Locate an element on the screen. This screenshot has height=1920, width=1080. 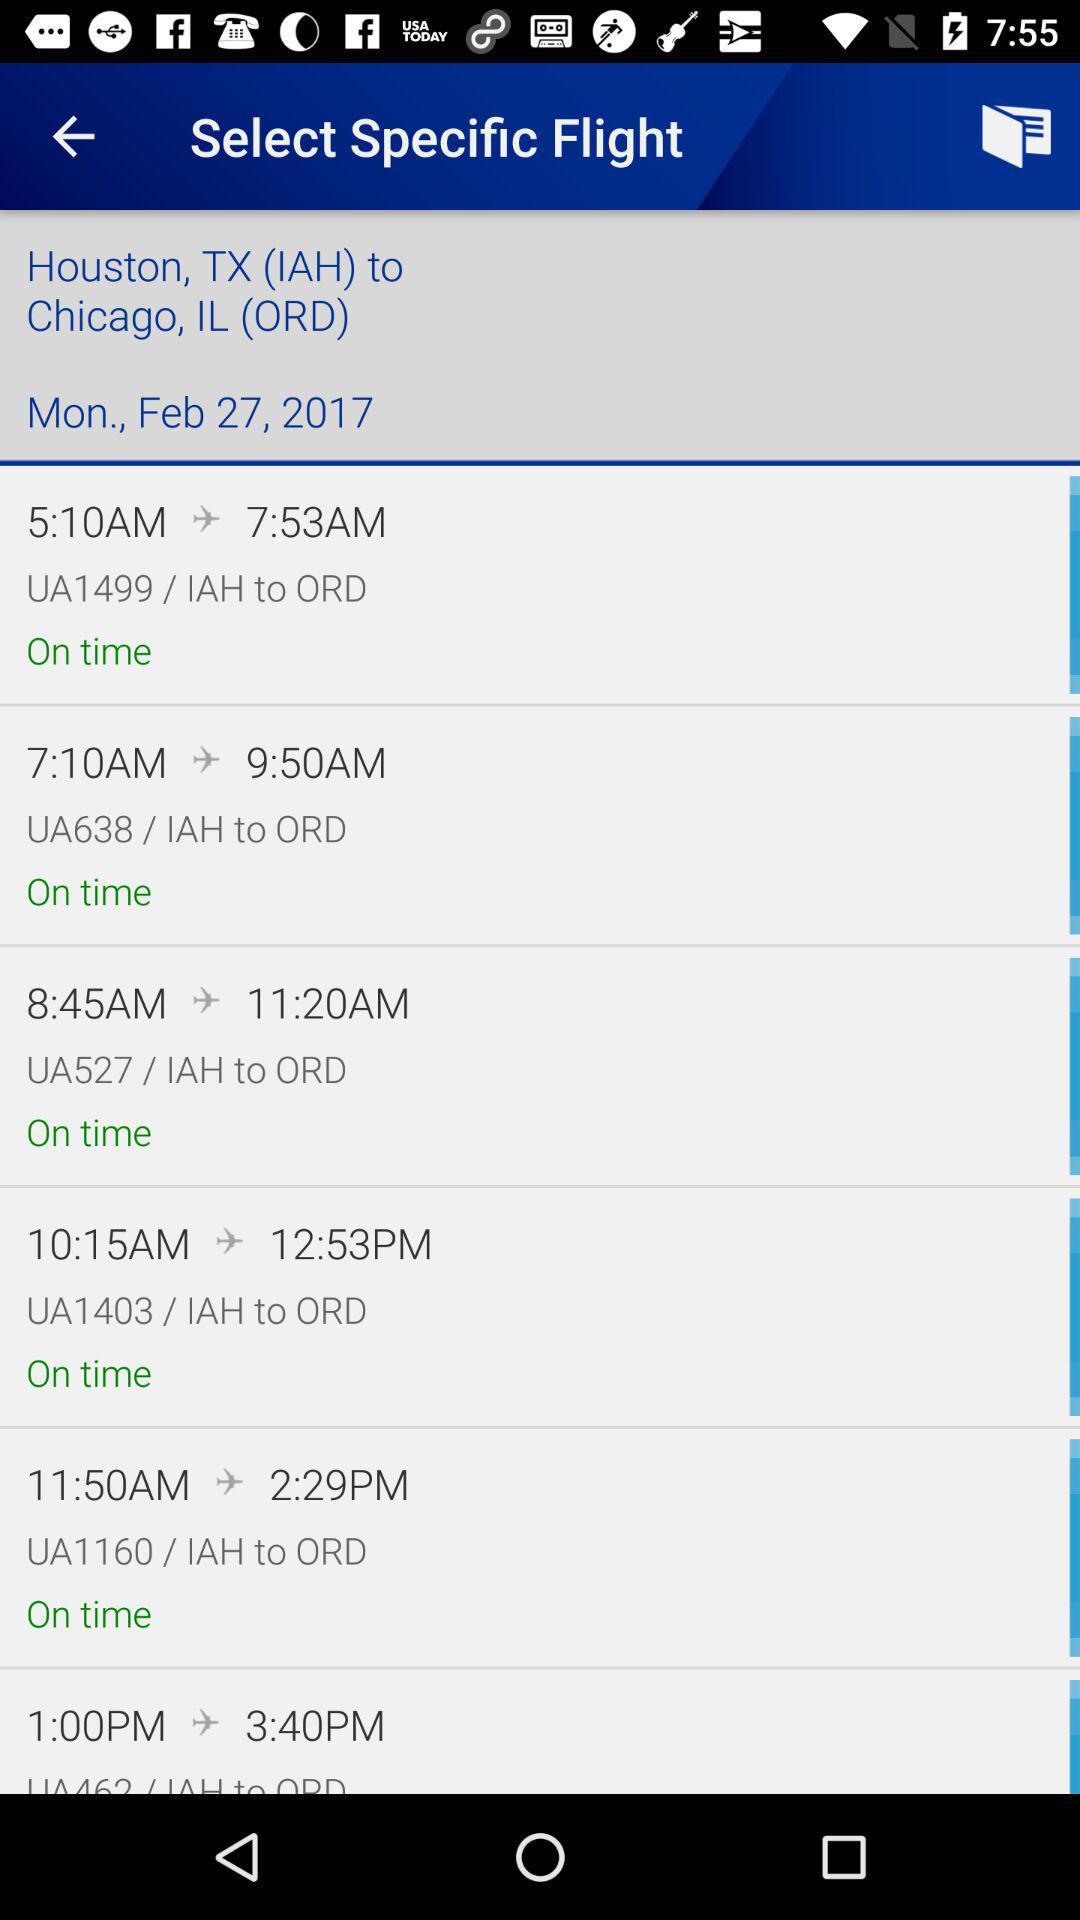
12:53pm is located at coordinates (350, 1241).